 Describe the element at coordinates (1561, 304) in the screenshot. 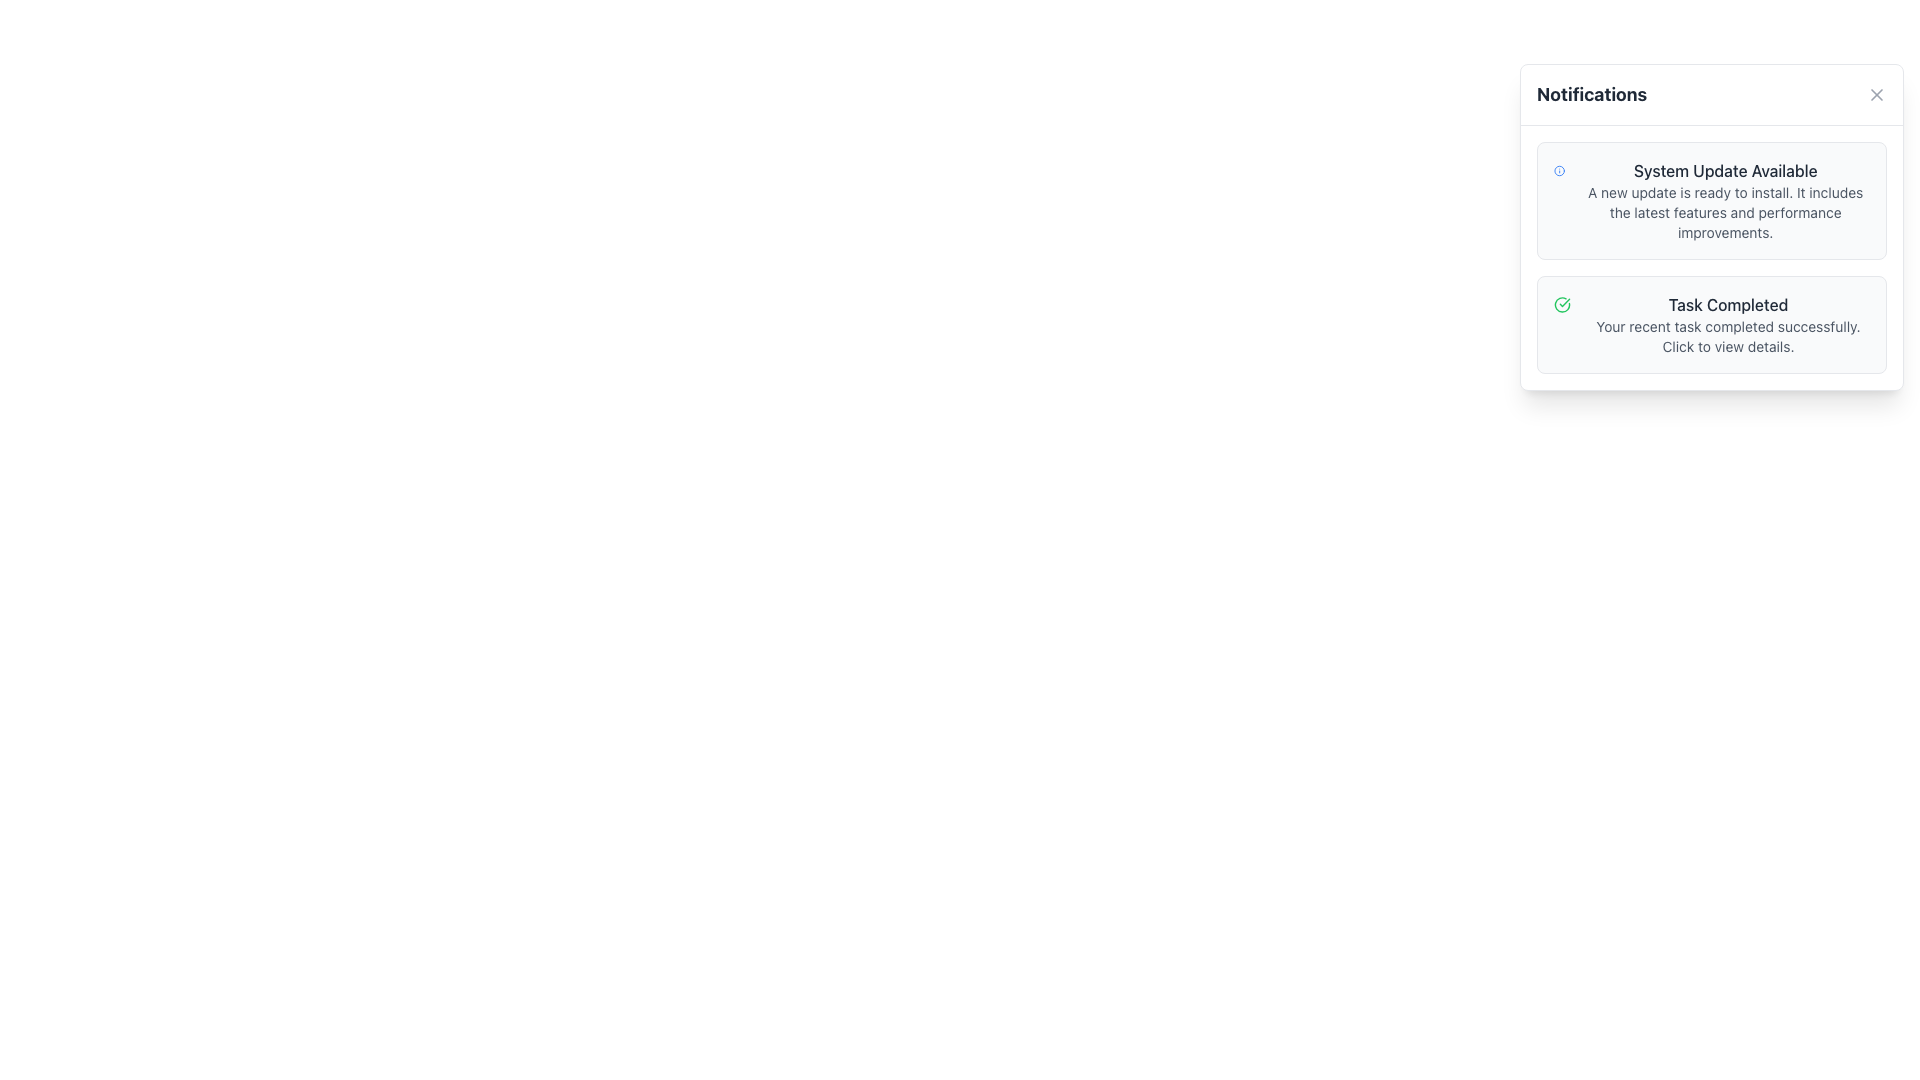

I see `the status represented by the checkmark icon located to the left of the 'Task Completed' title within the notification card` at that location.